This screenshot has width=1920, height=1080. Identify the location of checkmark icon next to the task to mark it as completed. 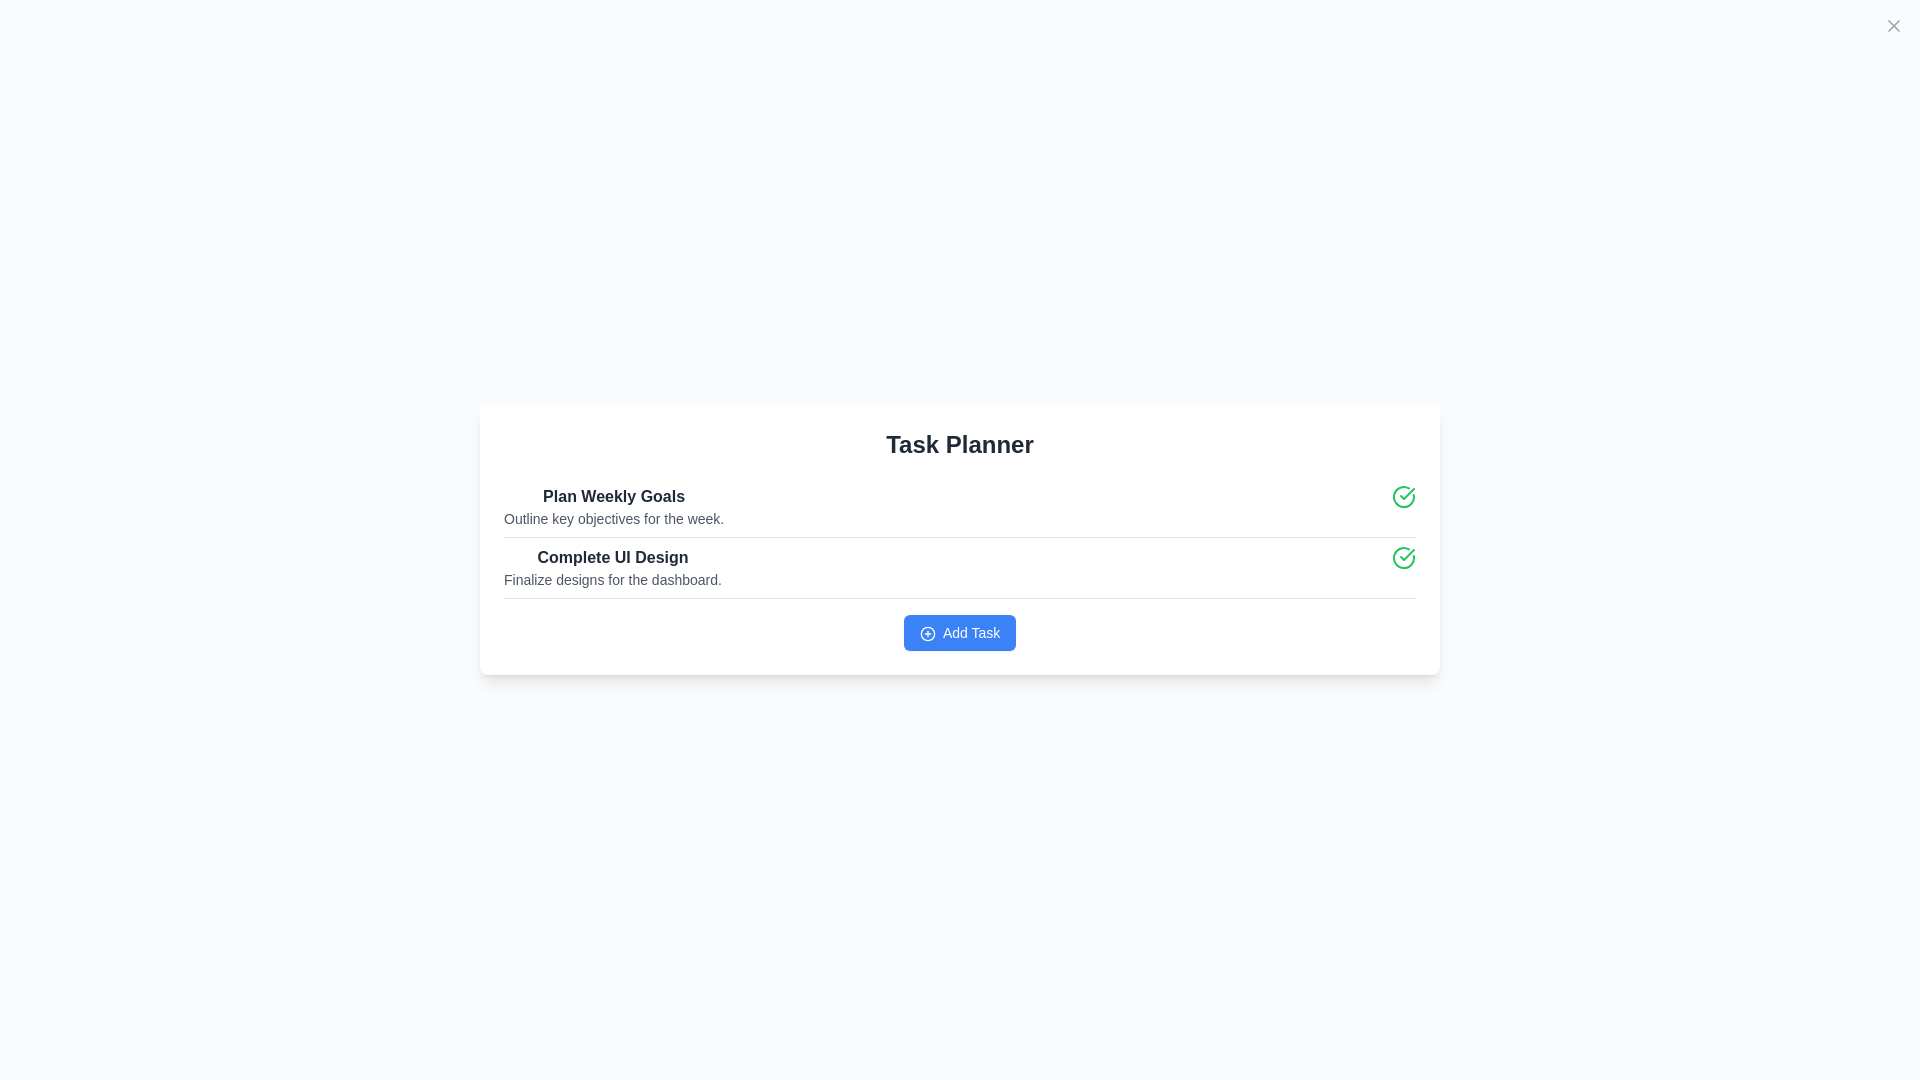
(1402, 496).